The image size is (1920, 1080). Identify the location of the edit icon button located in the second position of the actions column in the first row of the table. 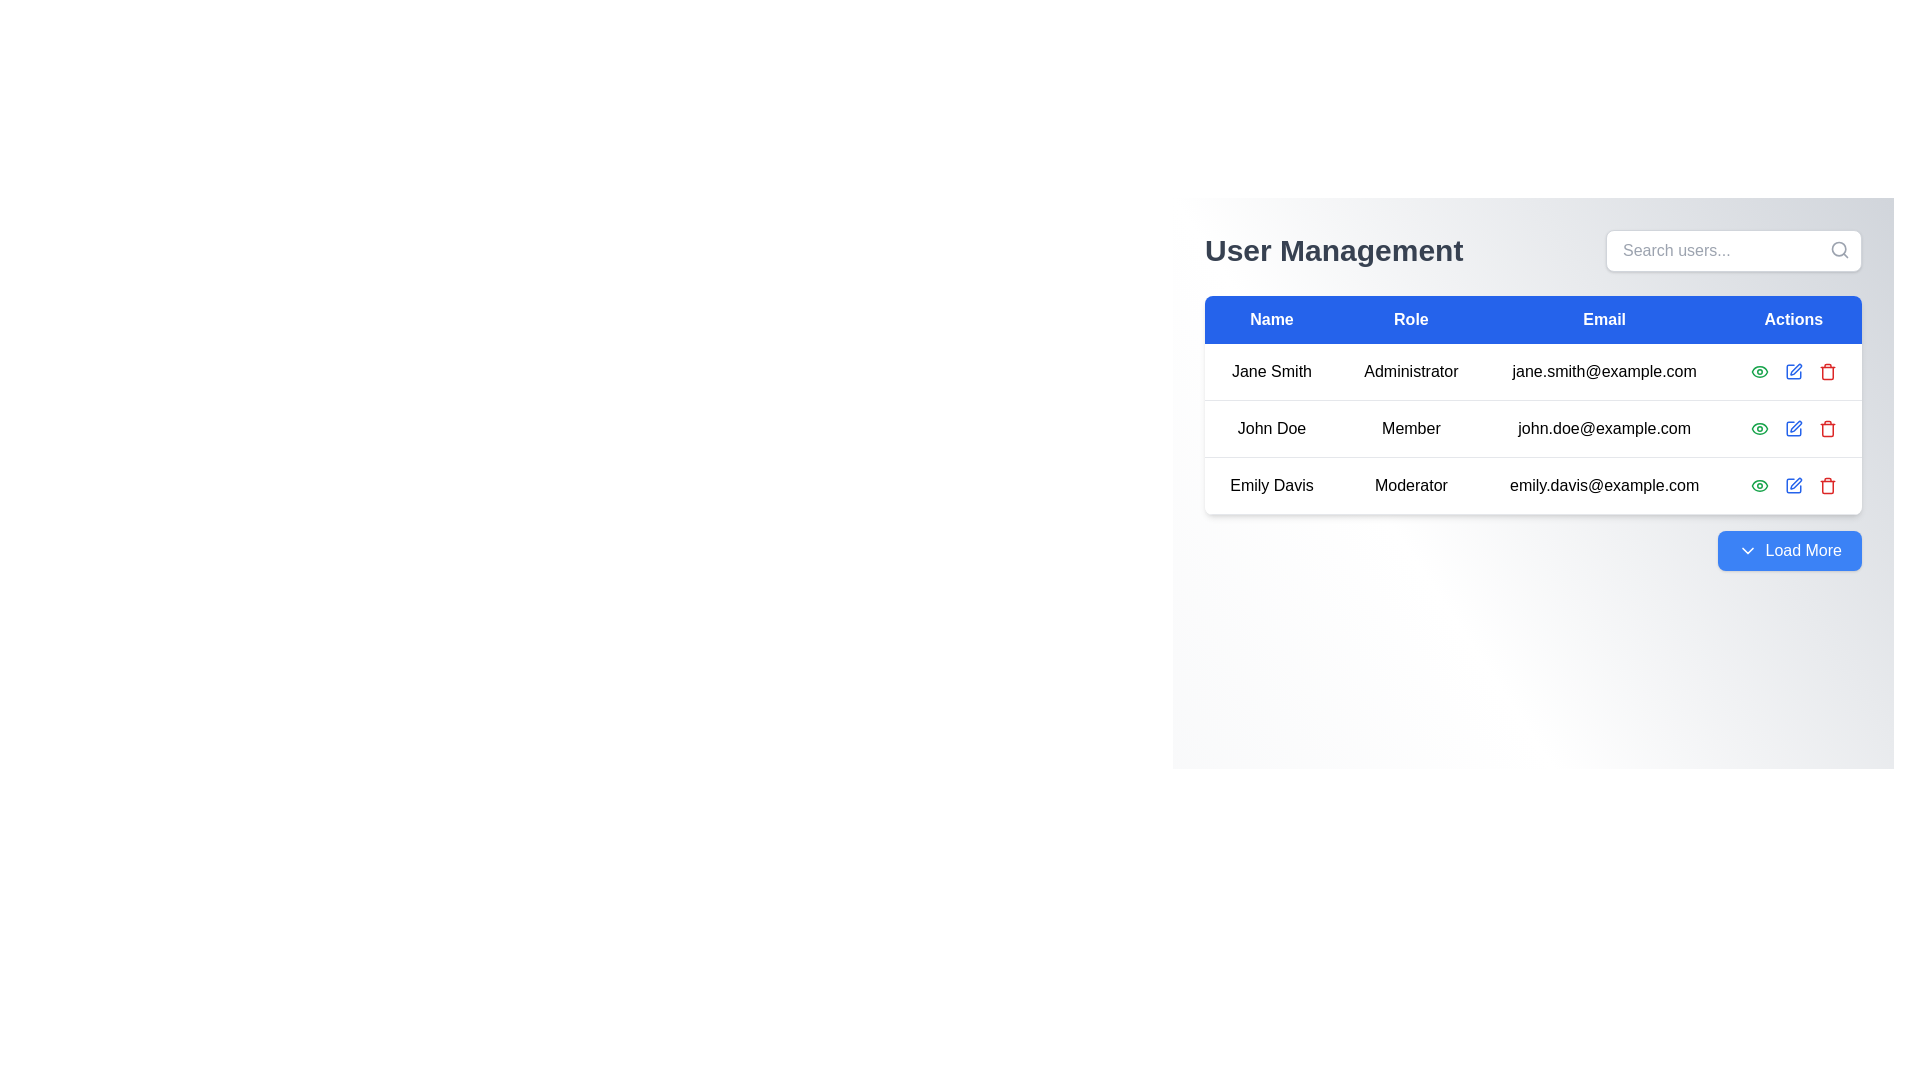
(1793, 371).